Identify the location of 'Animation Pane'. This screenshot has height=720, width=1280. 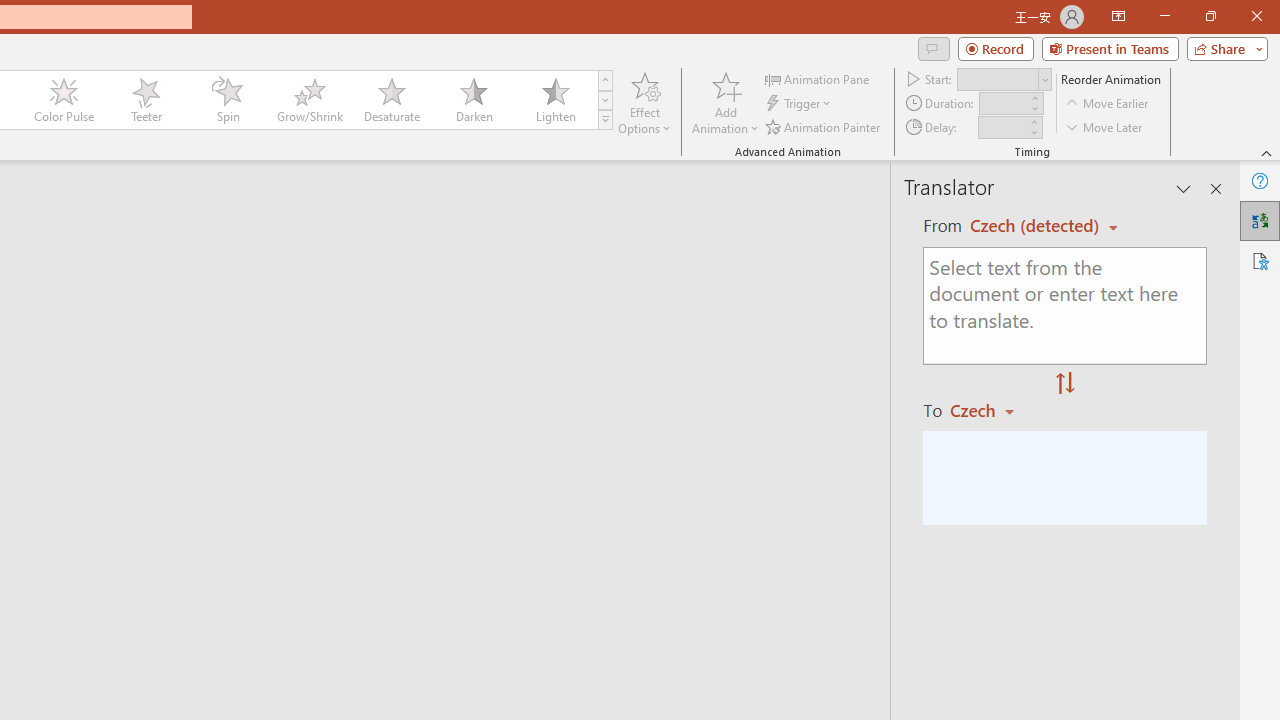
(818, 78).